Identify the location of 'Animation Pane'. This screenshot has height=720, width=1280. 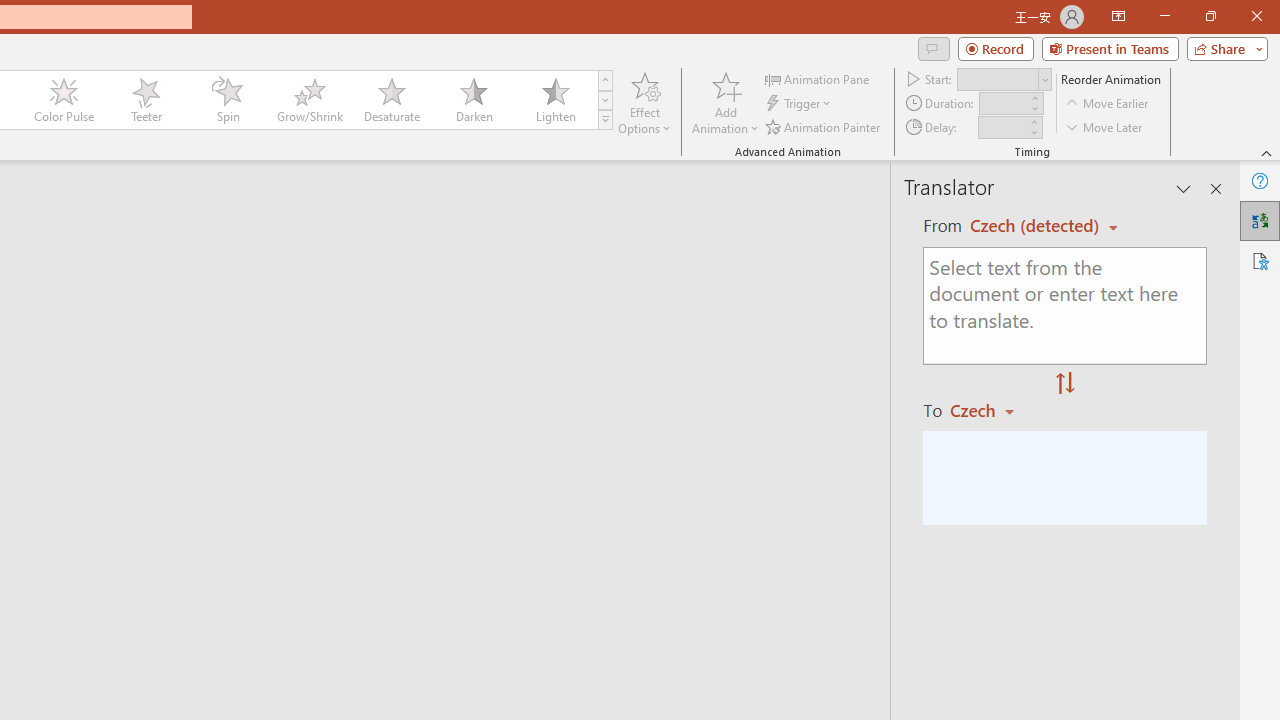
(818, 78).